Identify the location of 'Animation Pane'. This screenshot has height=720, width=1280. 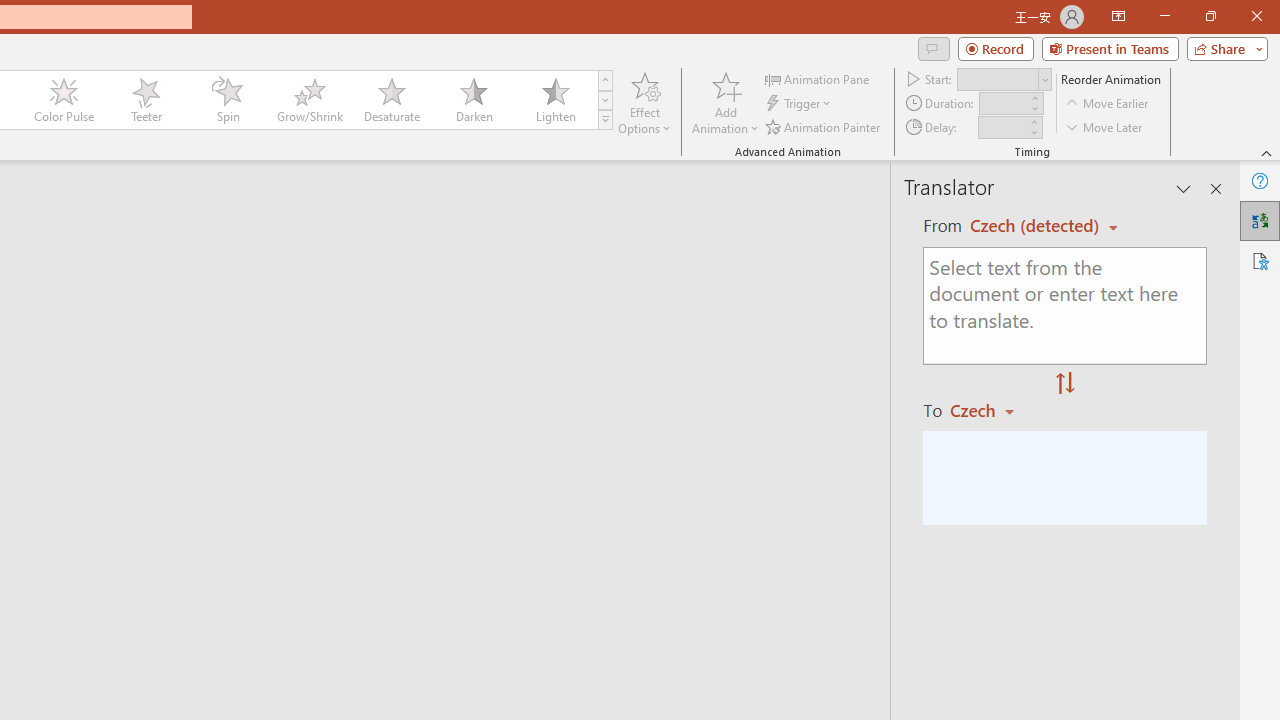
(818, 78).